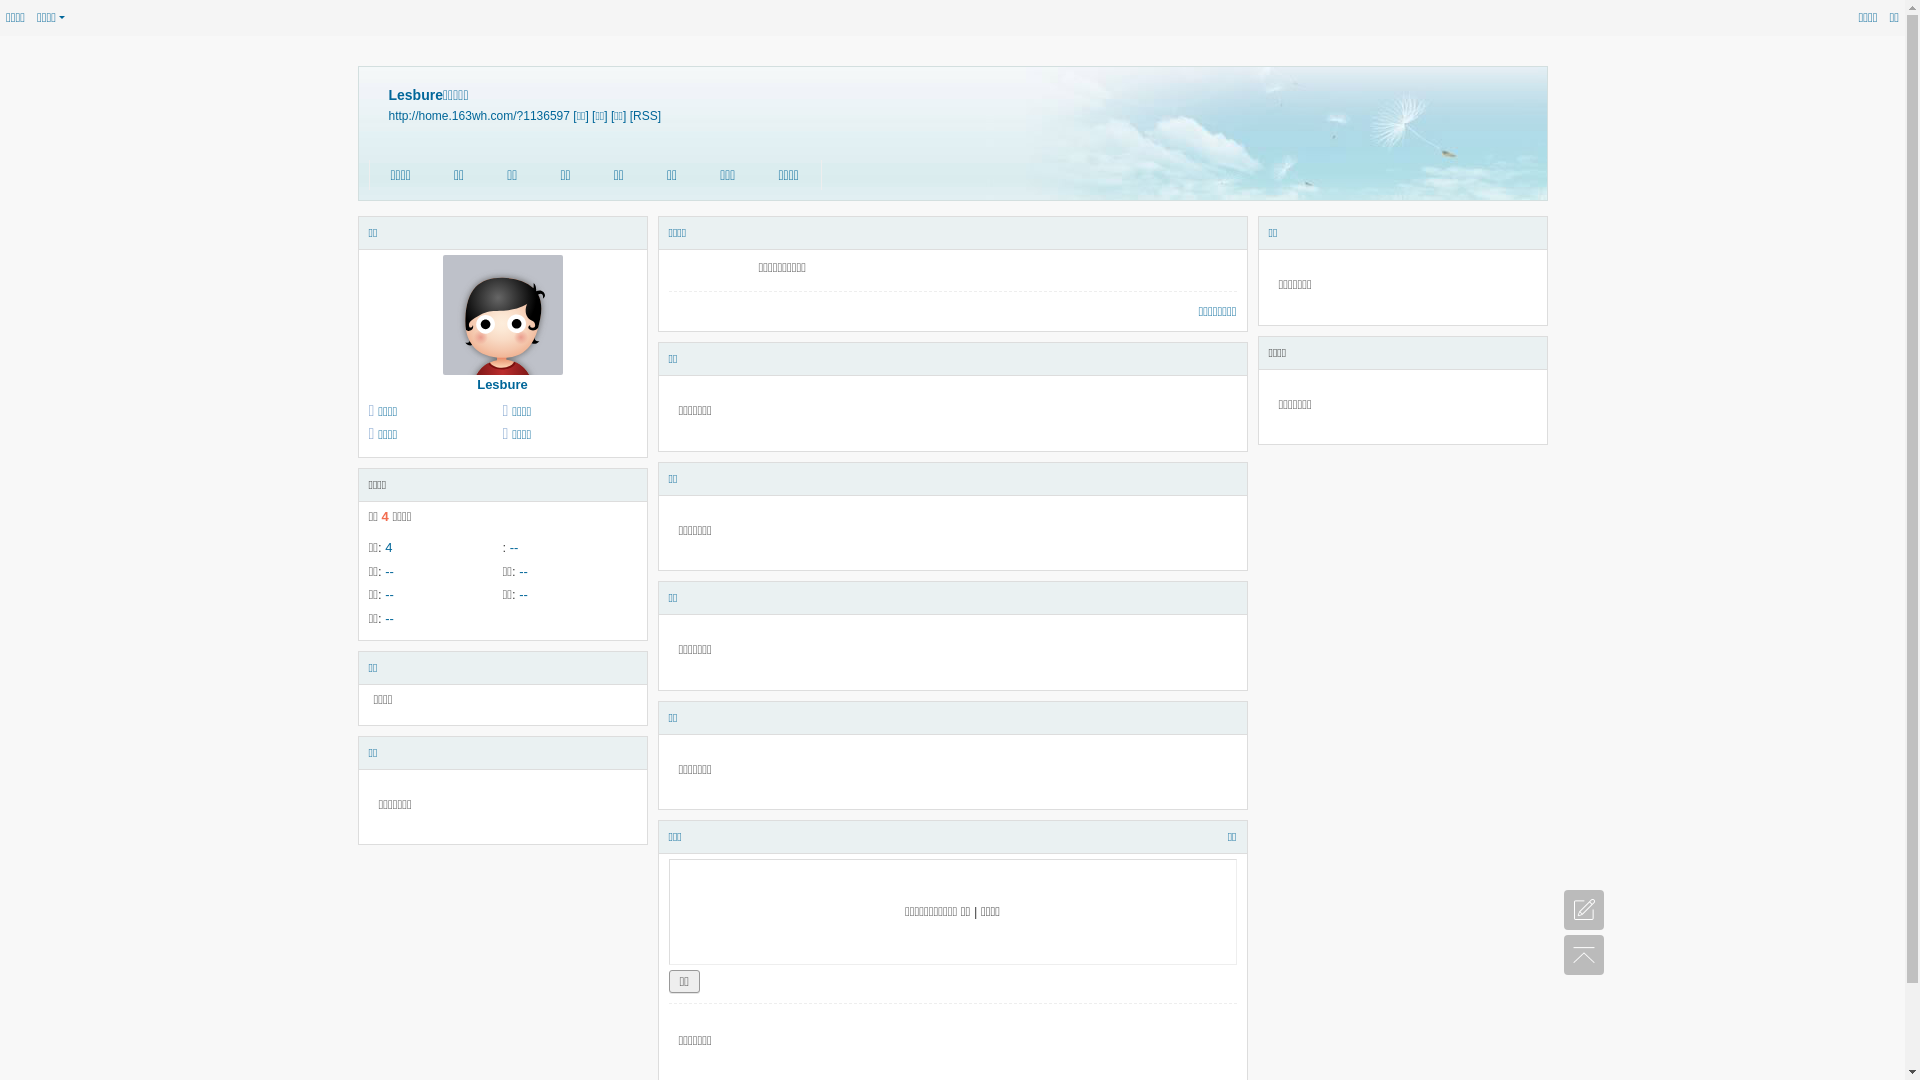 This screenshot has height=1080, width=1920. Describe the element at coordinates (645, 115) in the screenshot. I see `'[RSS]'` at that location.